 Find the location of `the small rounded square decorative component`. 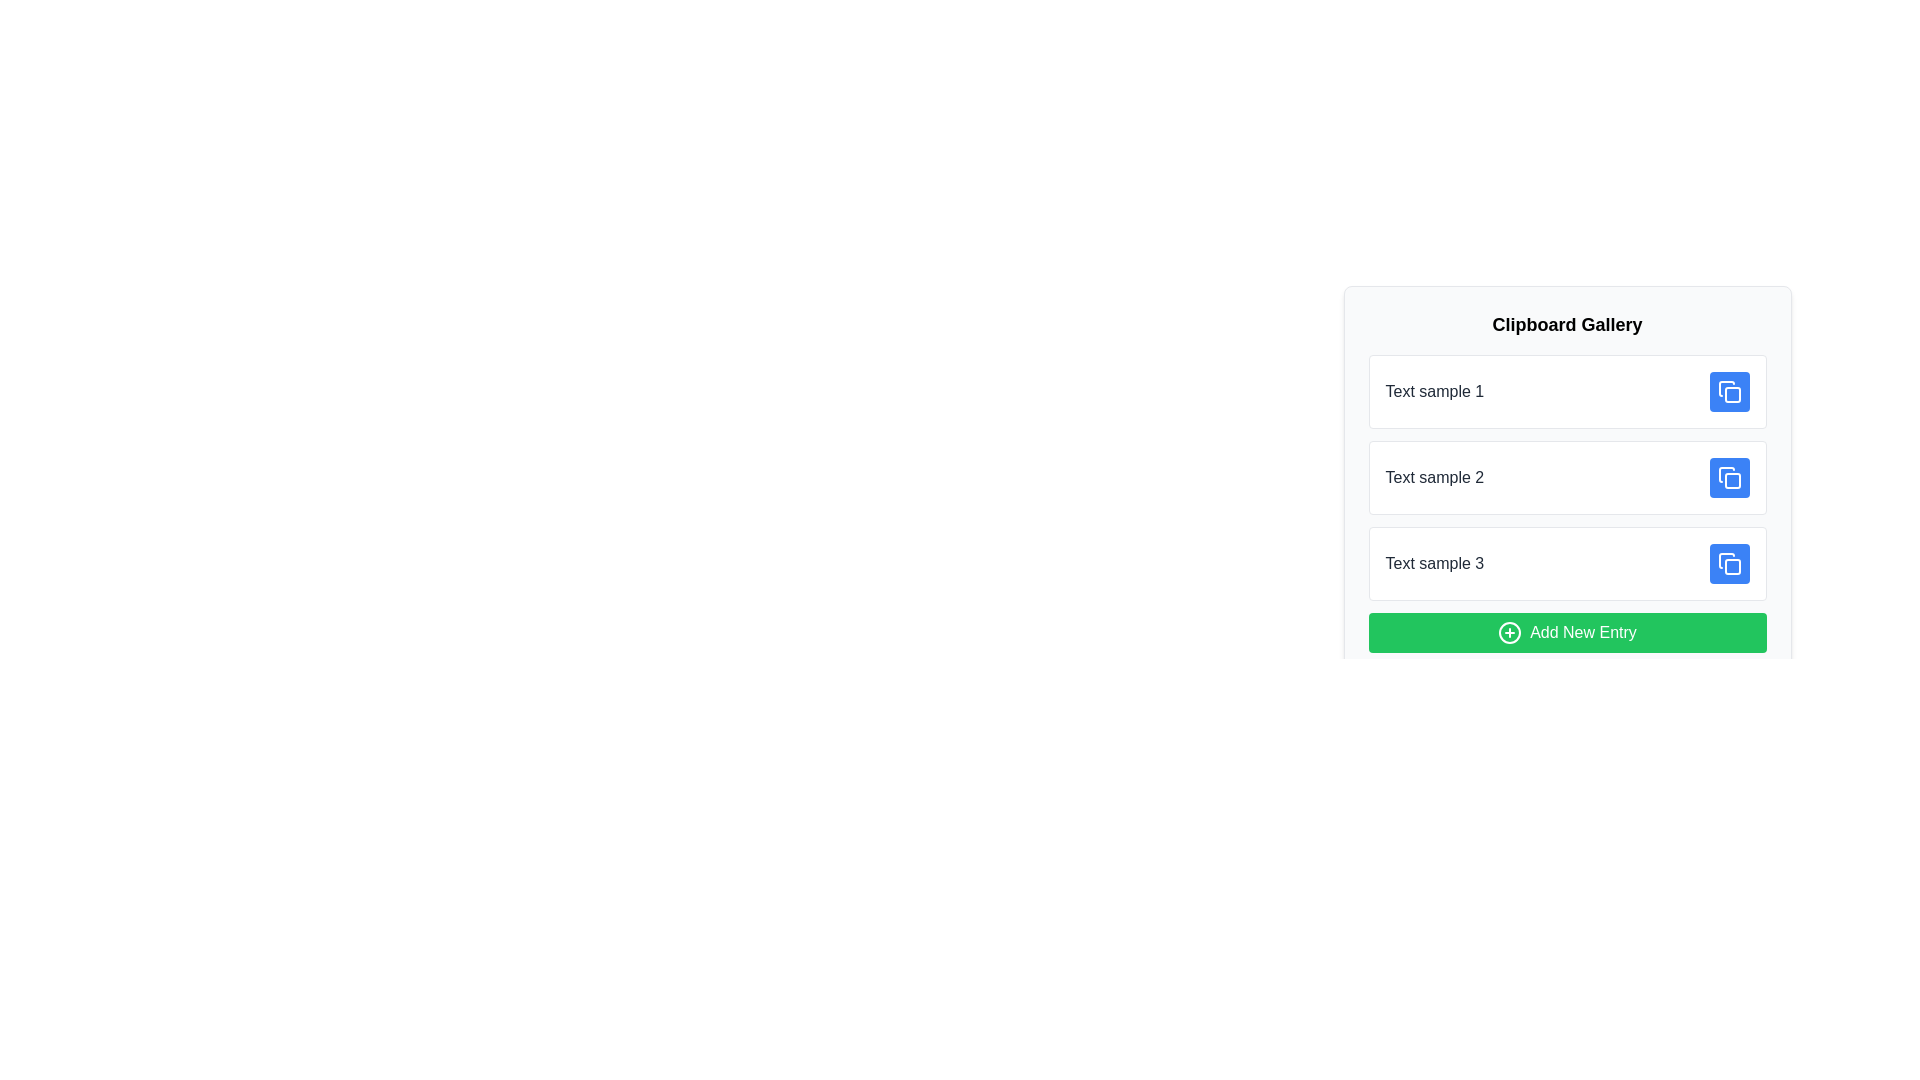

the small rounded square decorative component is located at coordinates (1731, 481).